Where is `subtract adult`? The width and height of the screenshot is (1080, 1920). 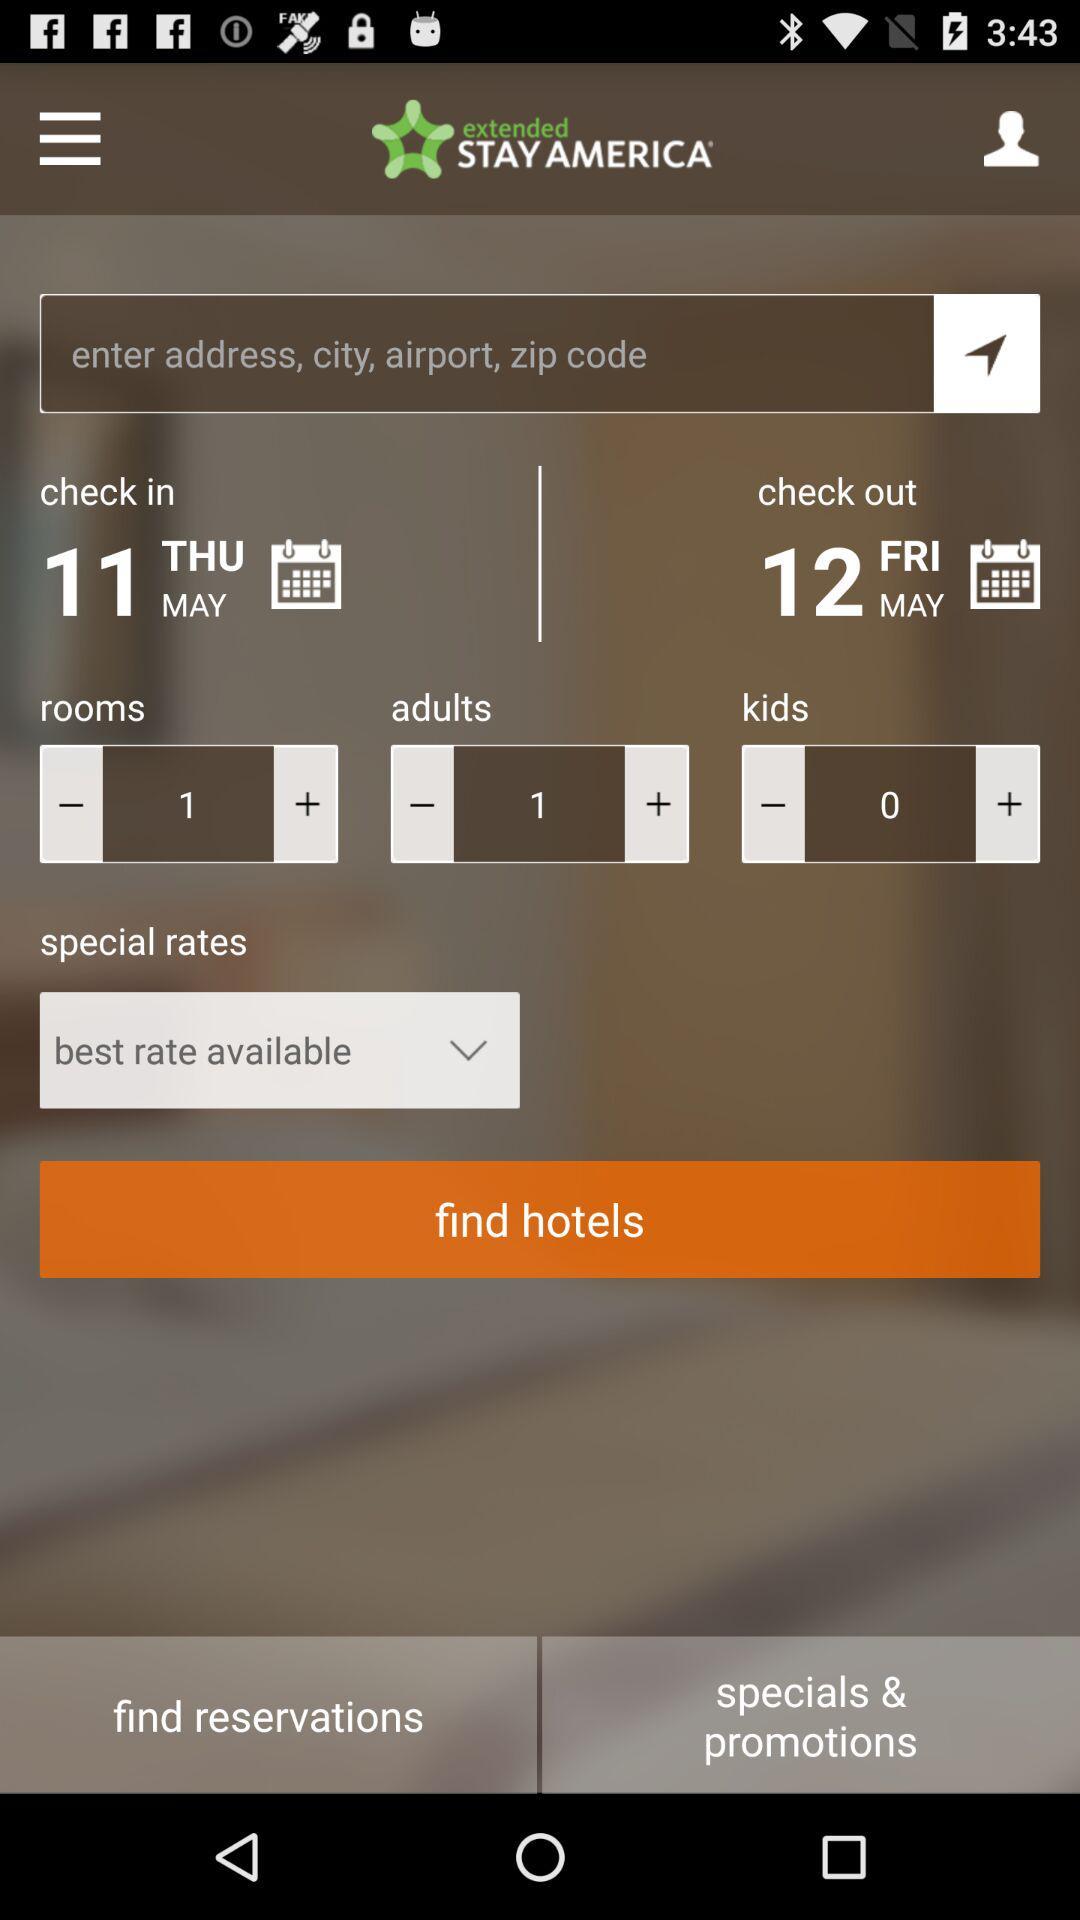 subtract adult is located at coordinates (421, 803).